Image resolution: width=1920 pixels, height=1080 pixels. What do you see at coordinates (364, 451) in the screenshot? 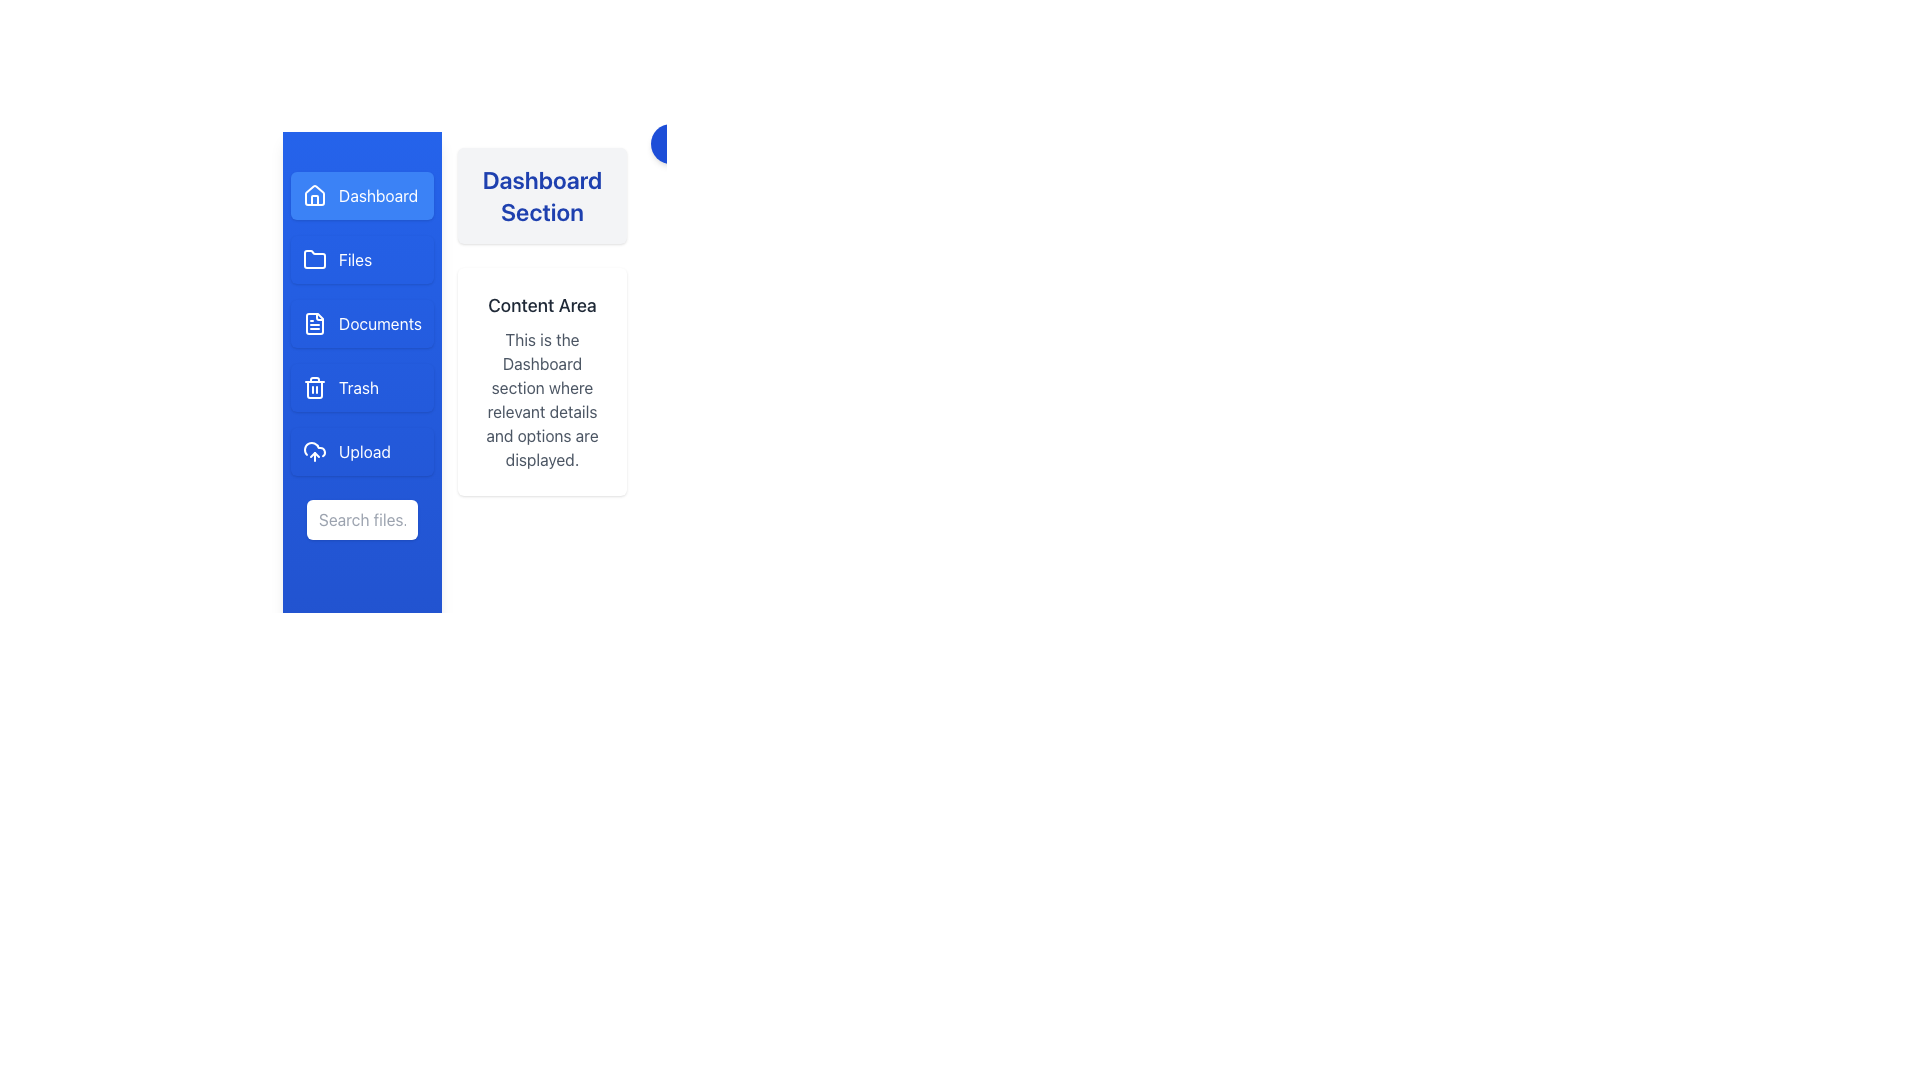
I see `the Text label within the Upload button located in the left sidebar, which is the fifth button in the sequence, positioned between the Trash button and the Search files input field` at bounding box center [364, 451].